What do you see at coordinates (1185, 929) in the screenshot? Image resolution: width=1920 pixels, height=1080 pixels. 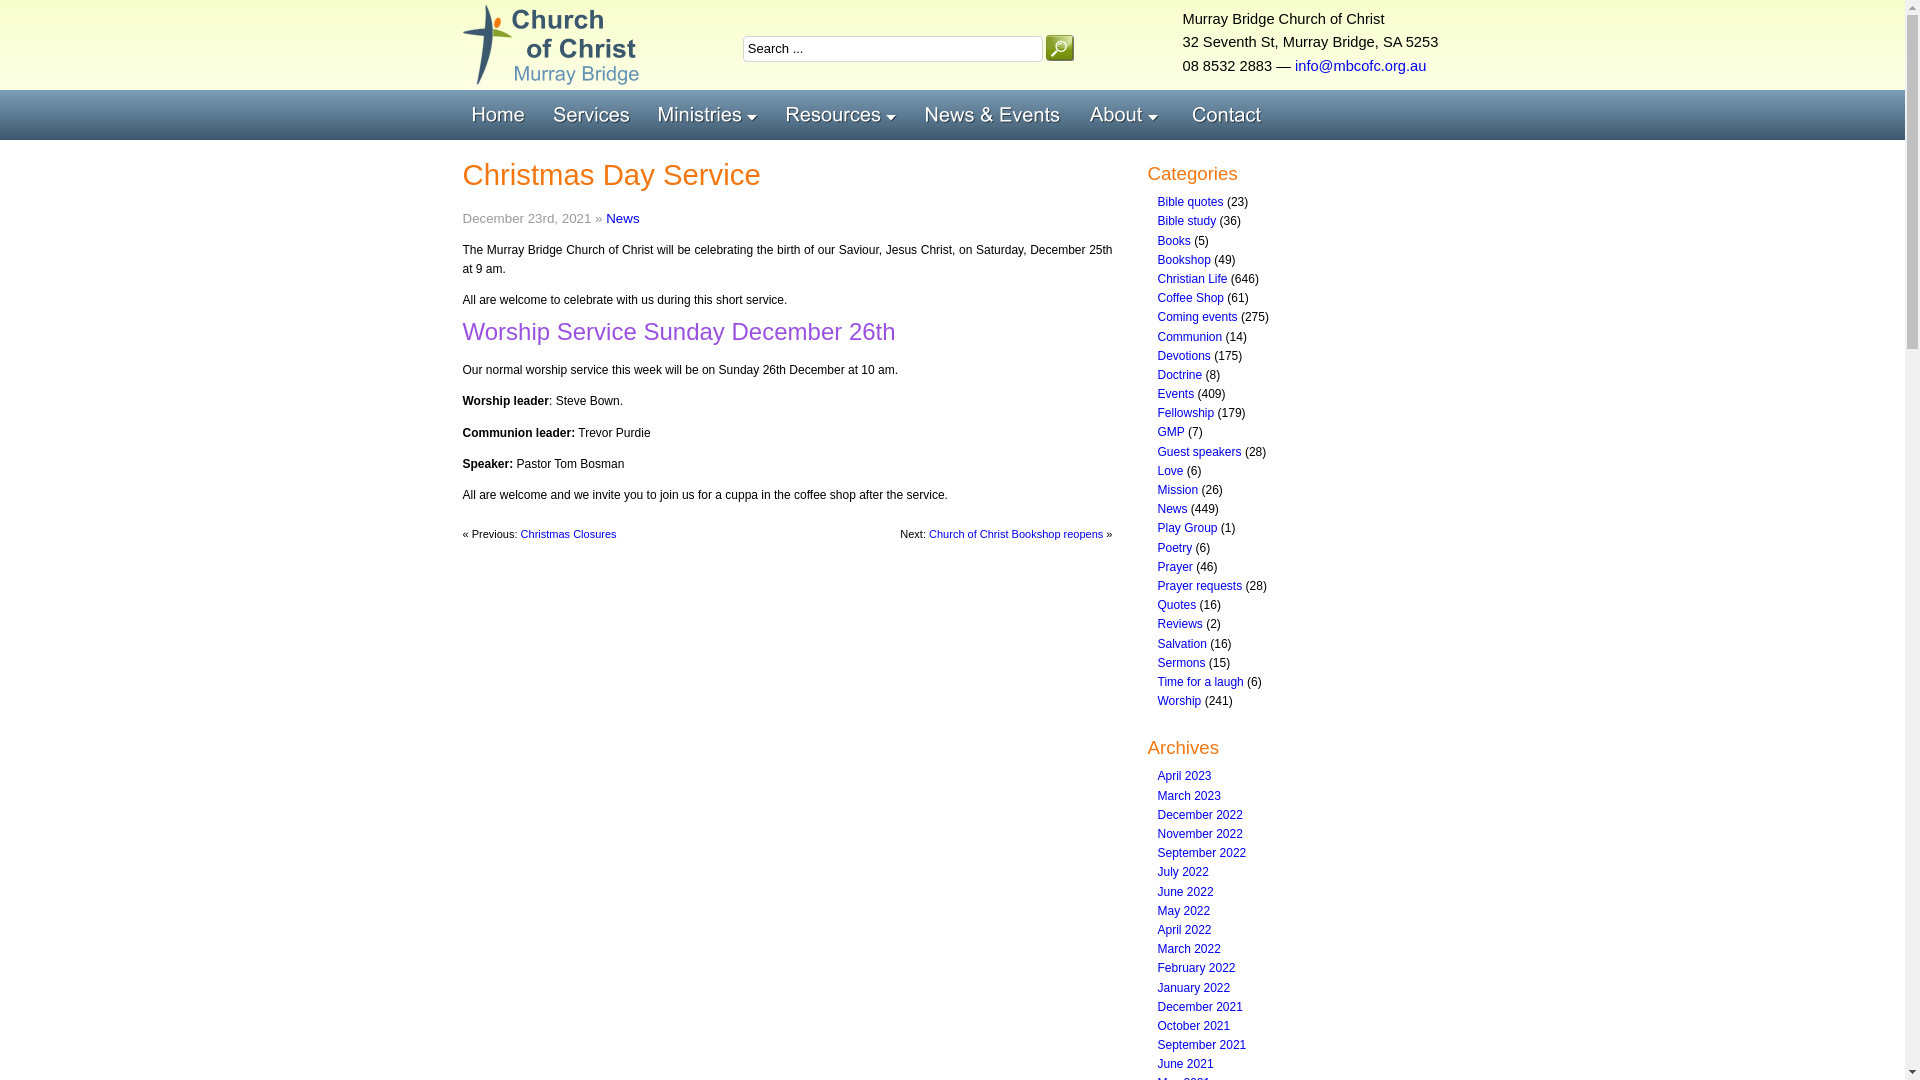 I see `'April 2022'` at bounding box center [1185, 929].